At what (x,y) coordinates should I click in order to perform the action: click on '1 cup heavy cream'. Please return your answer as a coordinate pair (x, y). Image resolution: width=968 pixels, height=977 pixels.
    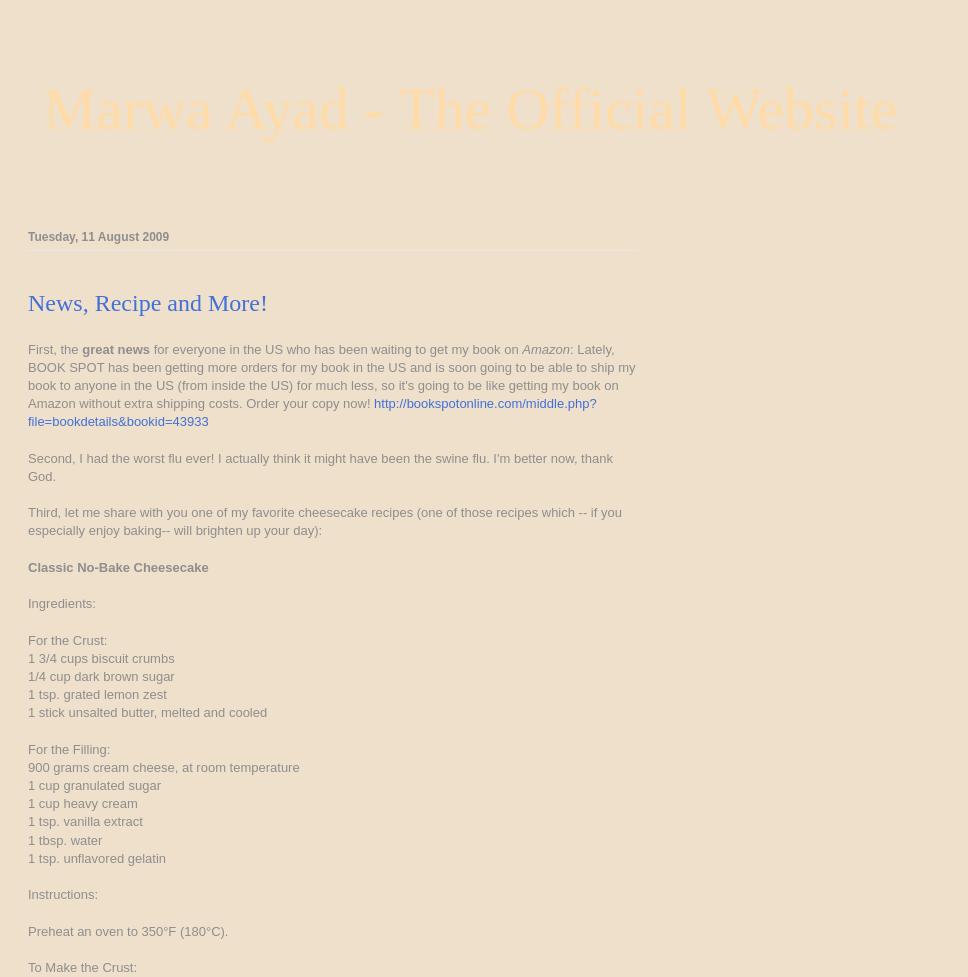
    Looking at the image, I should click on (82, 803).